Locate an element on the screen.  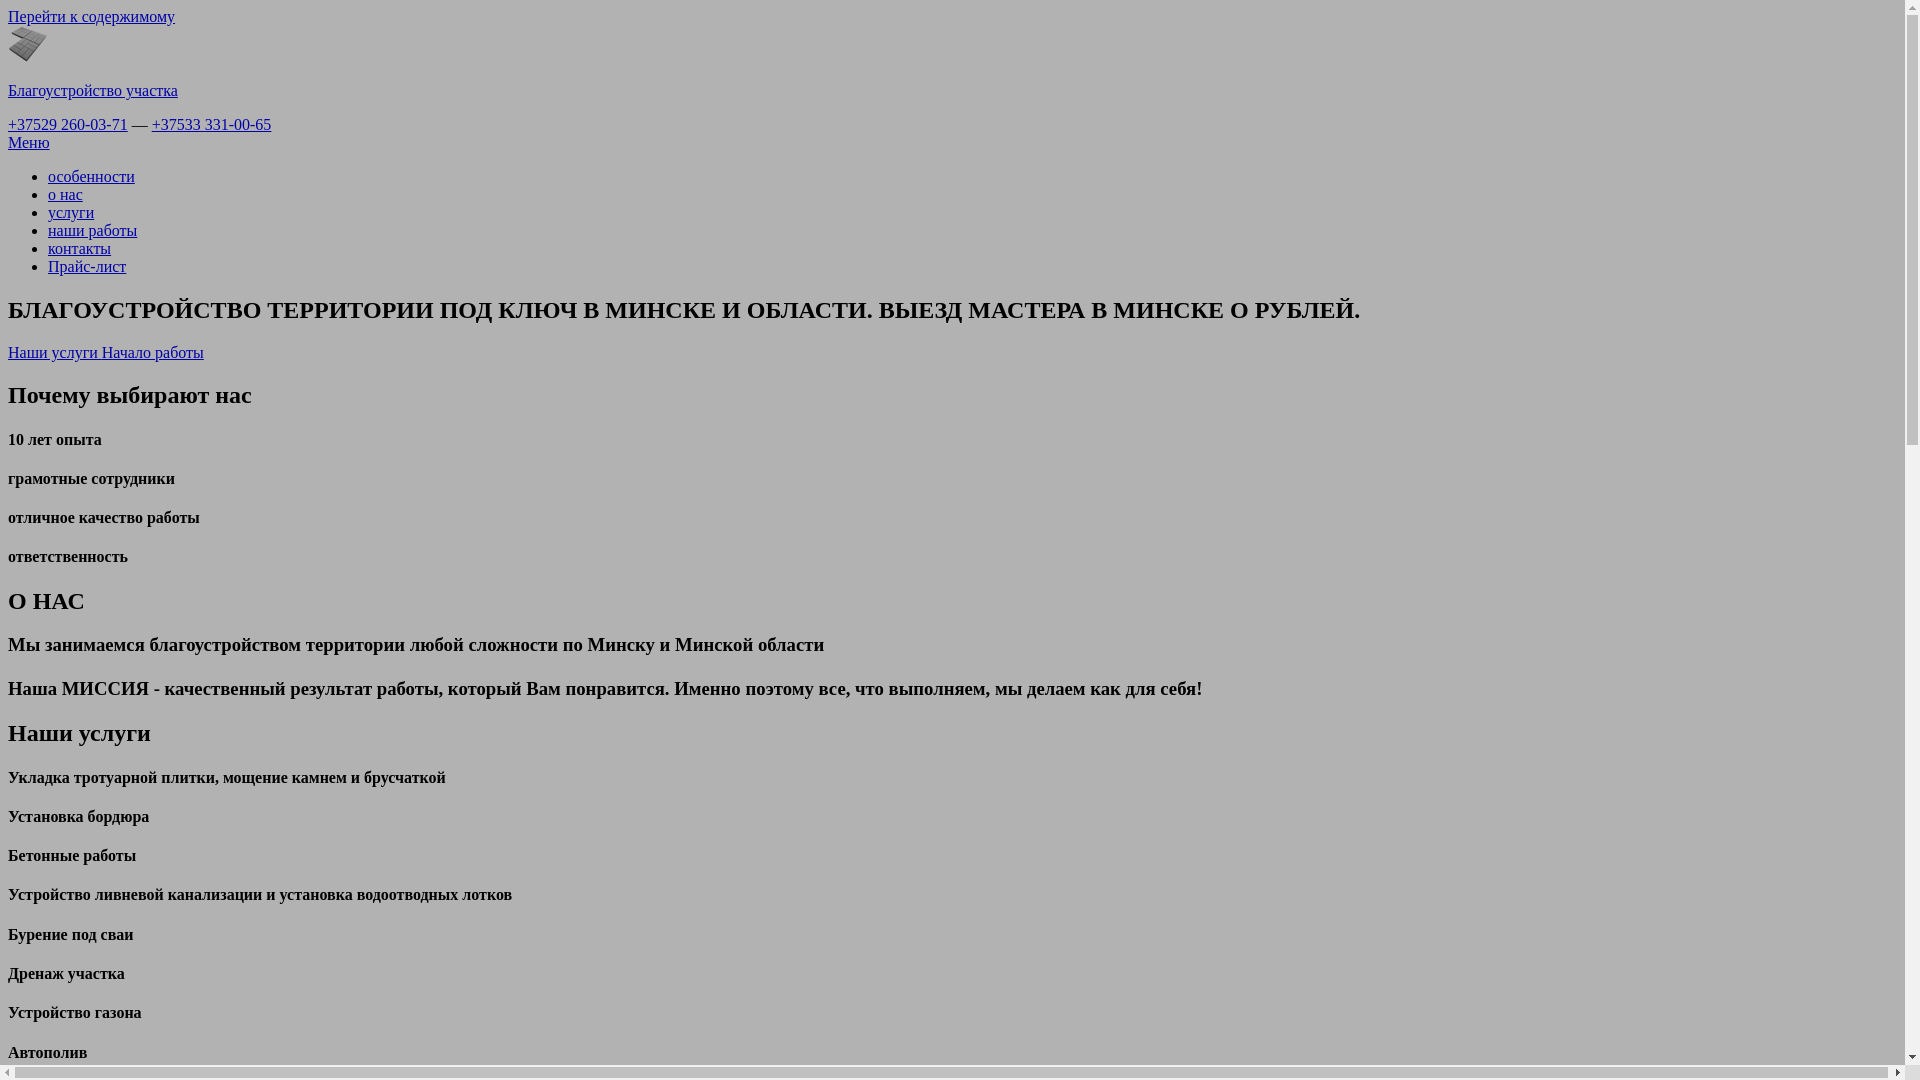
'+37529 260-03-71' is located at coordinates (8, 124).